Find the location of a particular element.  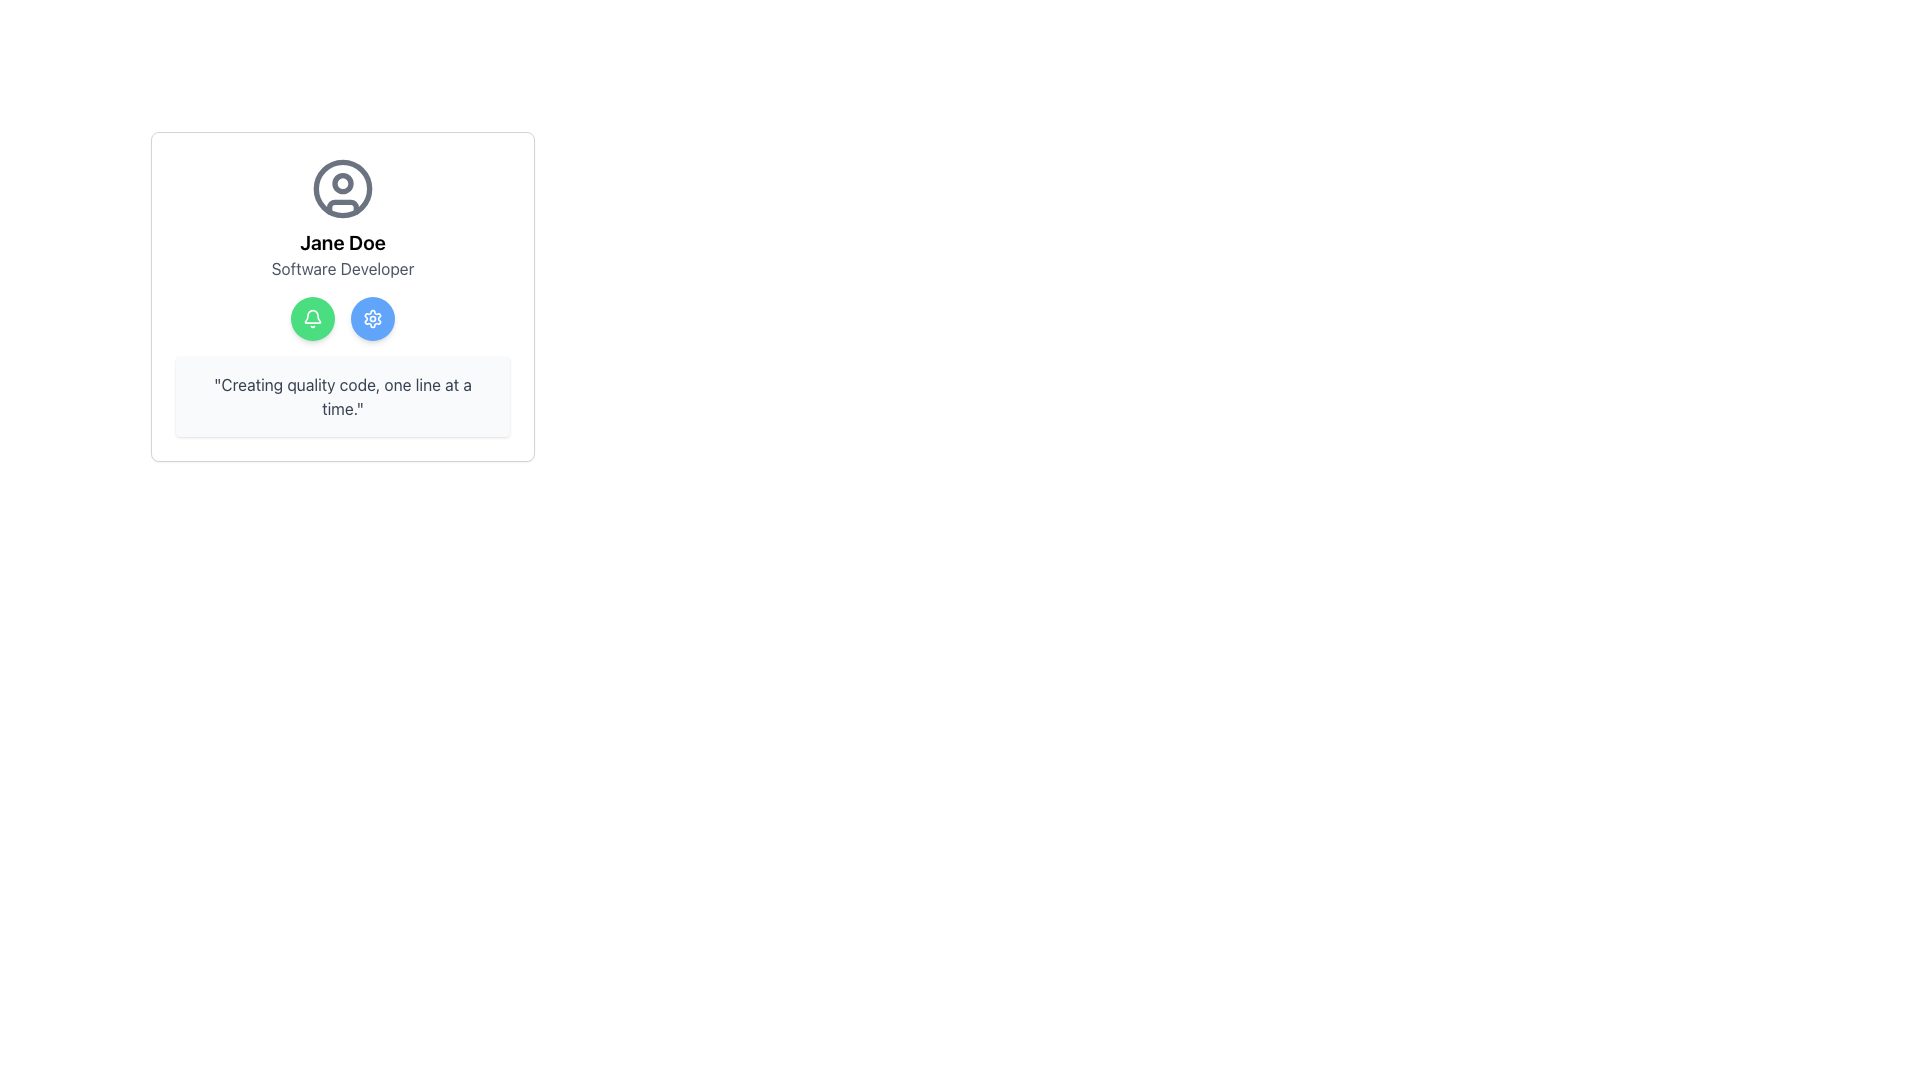

the decorative circular outline of the graphical avatar at the top of the user profile card, which is centered horizontally and aligned vertically above the user's name is located at coordinates (342, 189).